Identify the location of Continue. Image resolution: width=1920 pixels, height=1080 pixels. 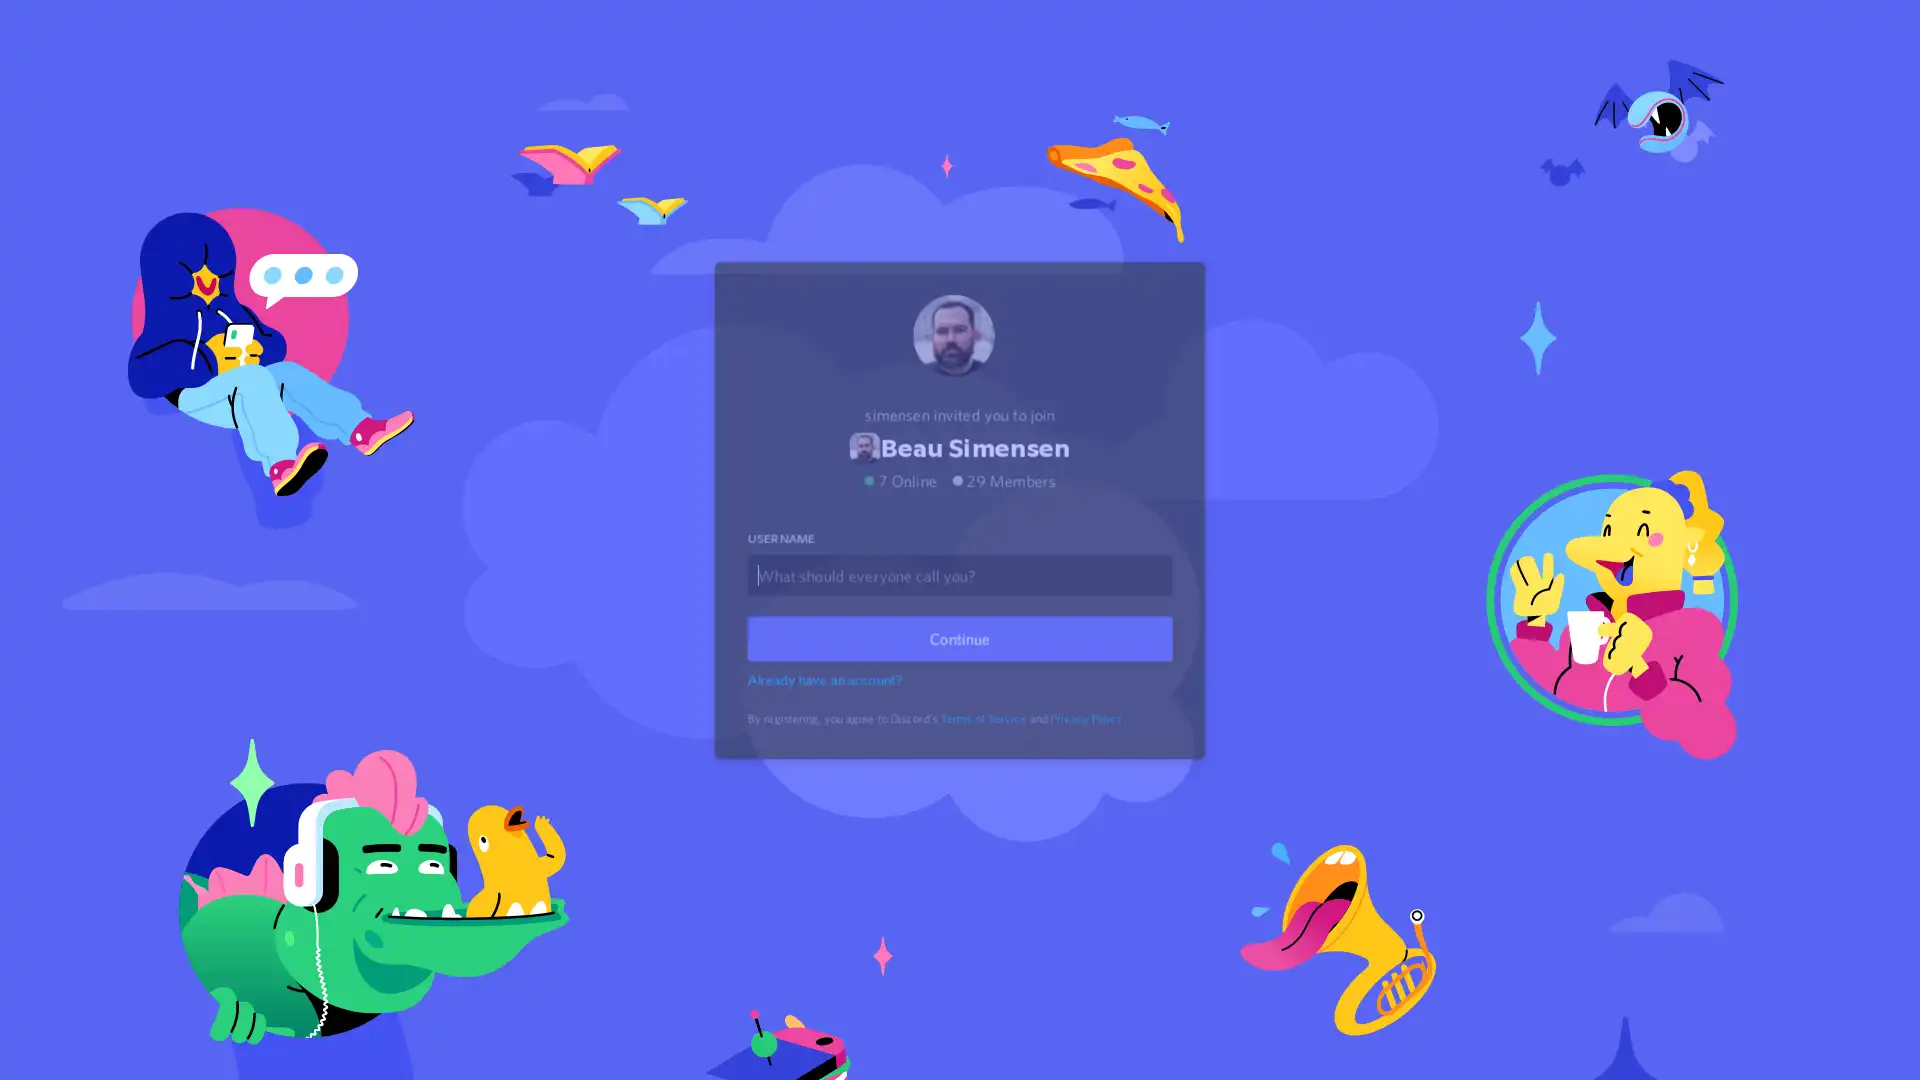
(960, 664).